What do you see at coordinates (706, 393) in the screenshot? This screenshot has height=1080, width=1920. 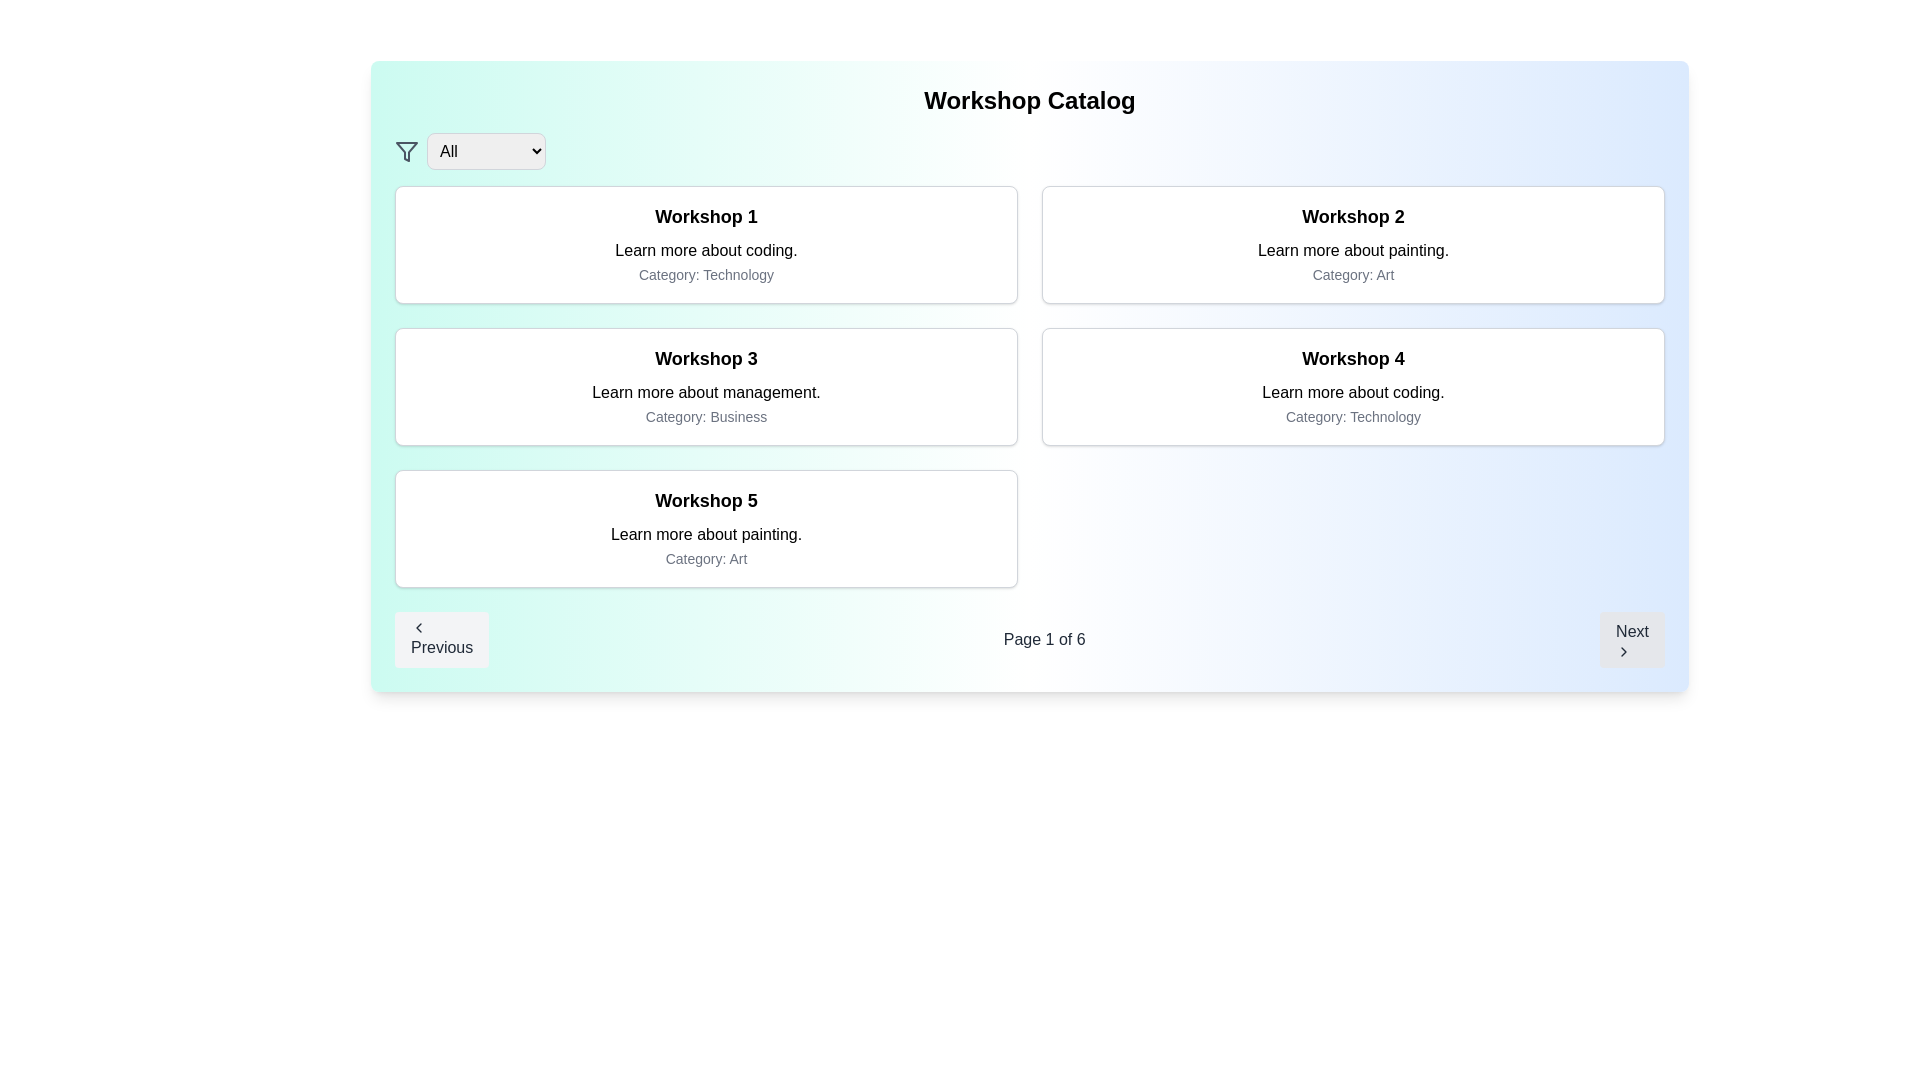 I see `the introductory text for 'Workshop 3', which is positioned directly below the title and above the category label in the left column of workshop cards` at bounding box center [706, 393].